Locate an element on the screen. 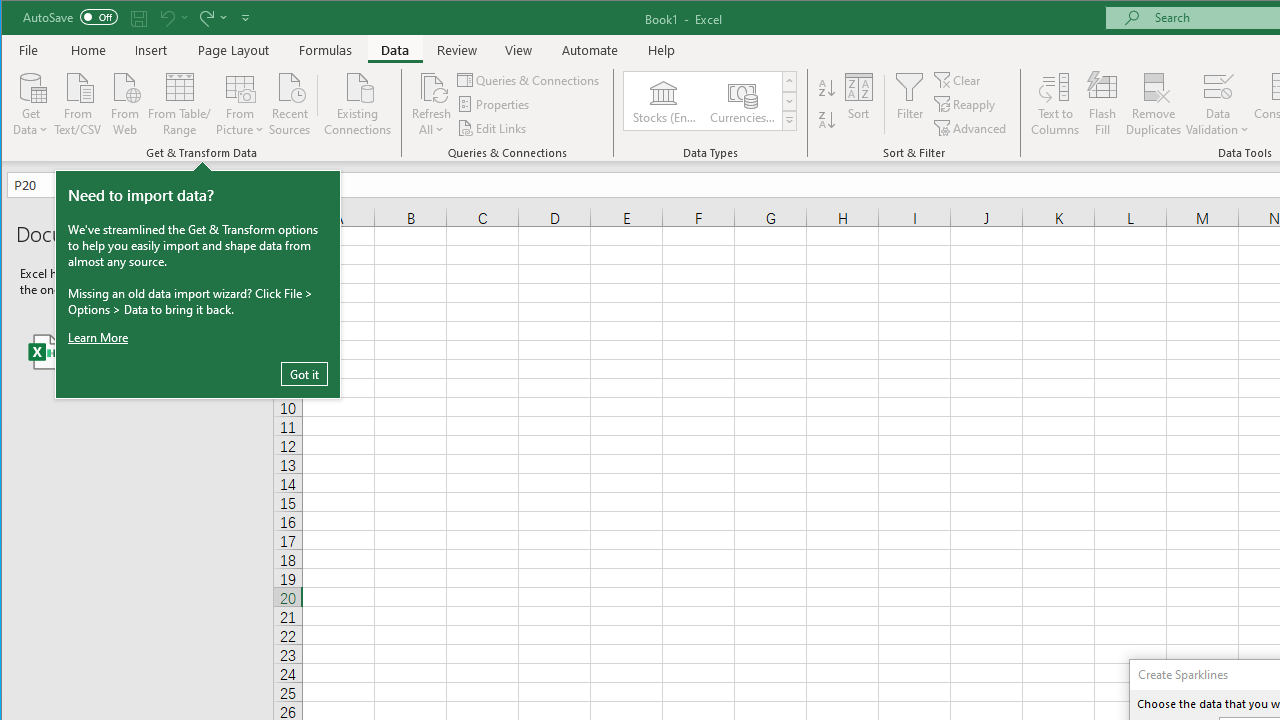 This screenshot has height=720, width=1280. 'Undo' is located at coordinates (166, 17).